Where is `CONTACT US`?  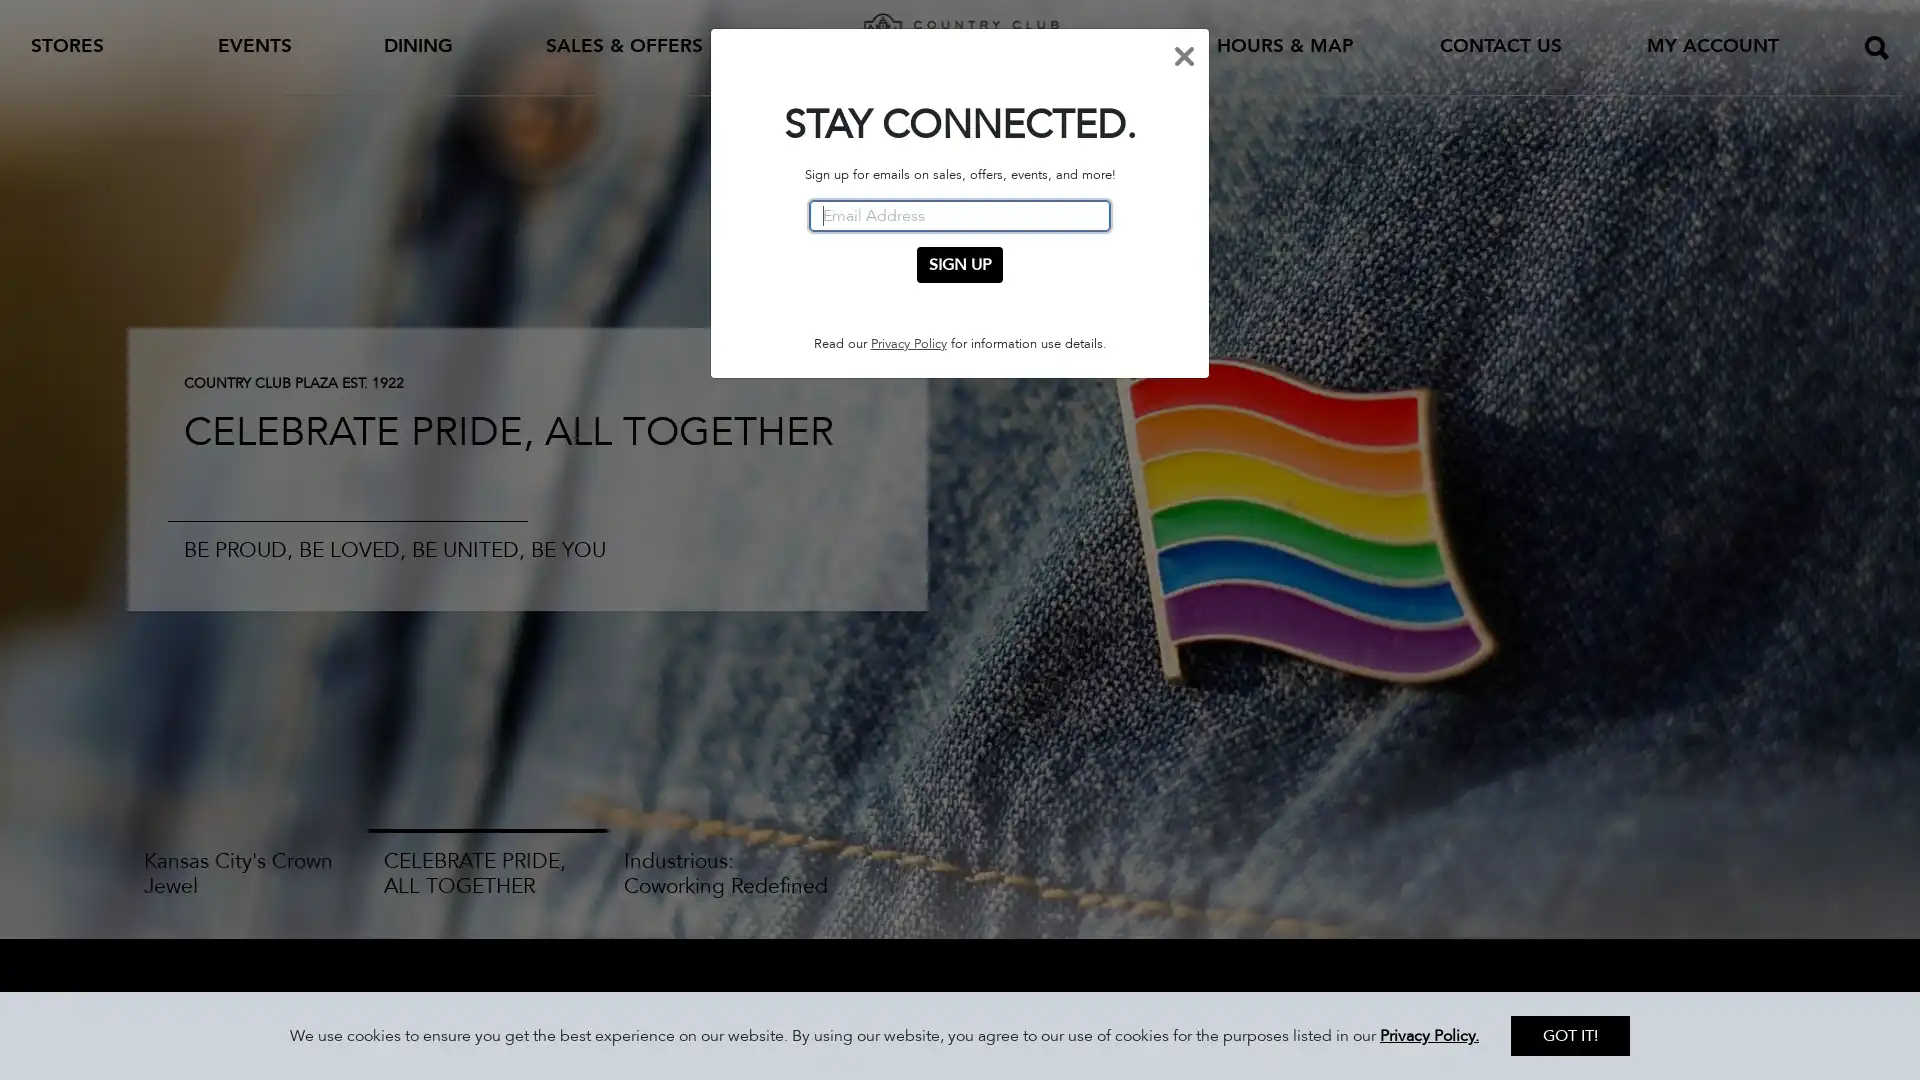
CONTACT US is located at coordinates (1499, 45).